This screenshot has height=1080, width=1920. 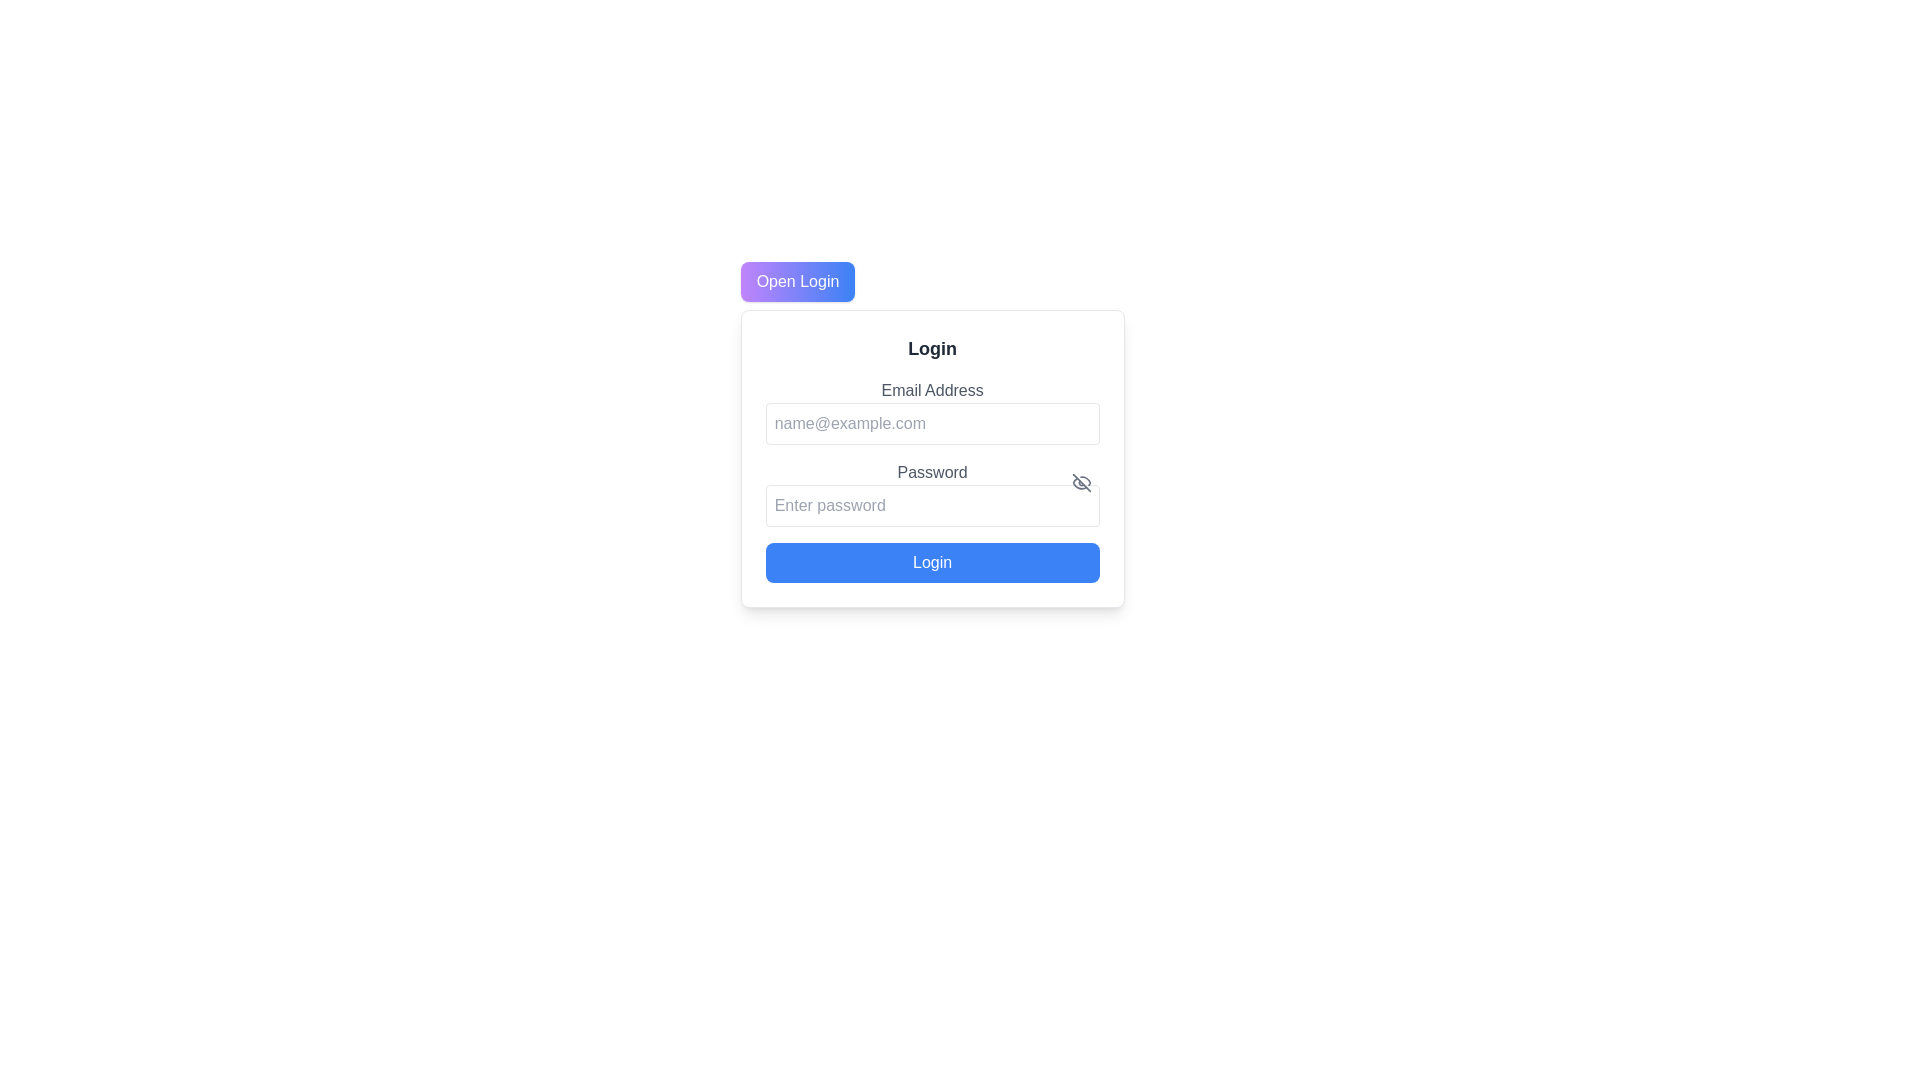 What do you see at coordinates (931, 390) in the screenshot?
I see `the label text that serves as a descriptor for the email input field located at the top center of the login form interface` at bounding box center [931, 390].